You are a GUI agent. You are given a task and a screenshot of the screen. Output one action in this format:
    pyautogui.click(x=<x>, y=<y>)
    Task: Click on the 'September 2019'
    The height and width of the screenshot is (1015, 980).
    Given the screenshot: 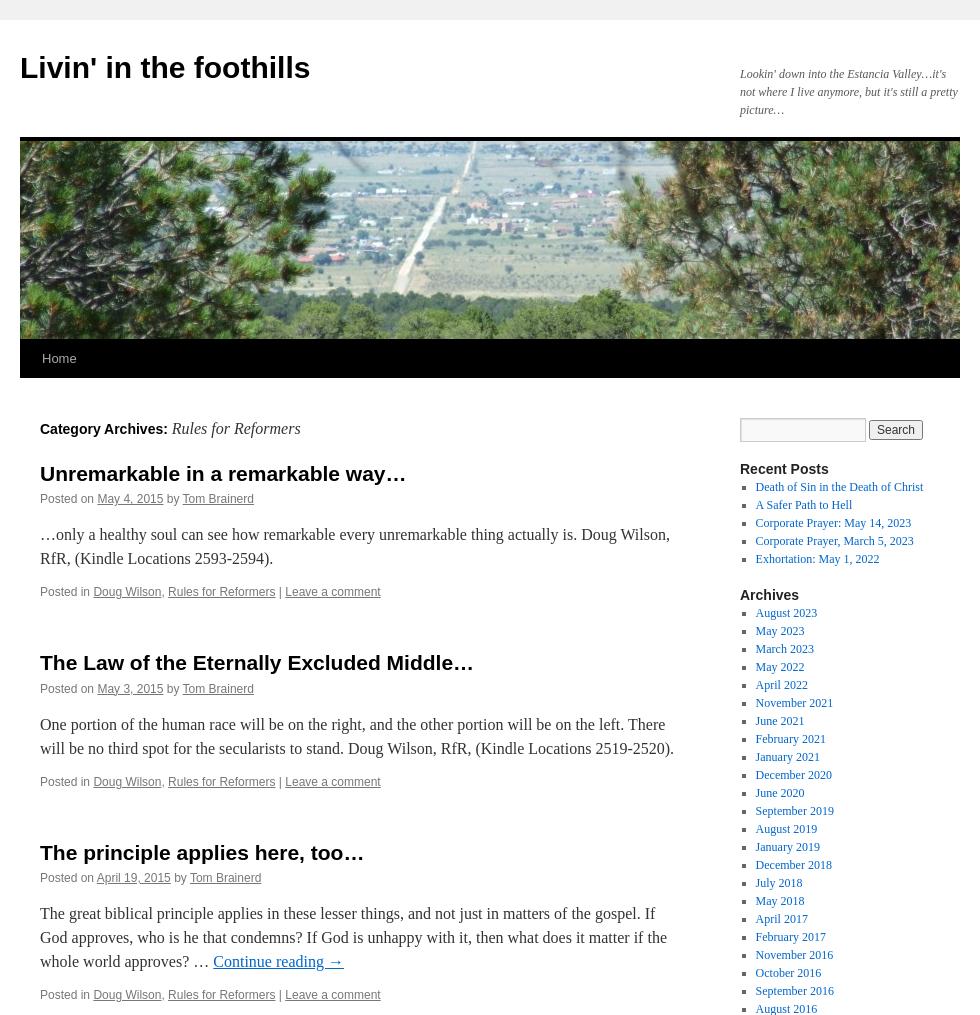 What is the action you would take?
    pyautogui.click(x=793, y=810)
    